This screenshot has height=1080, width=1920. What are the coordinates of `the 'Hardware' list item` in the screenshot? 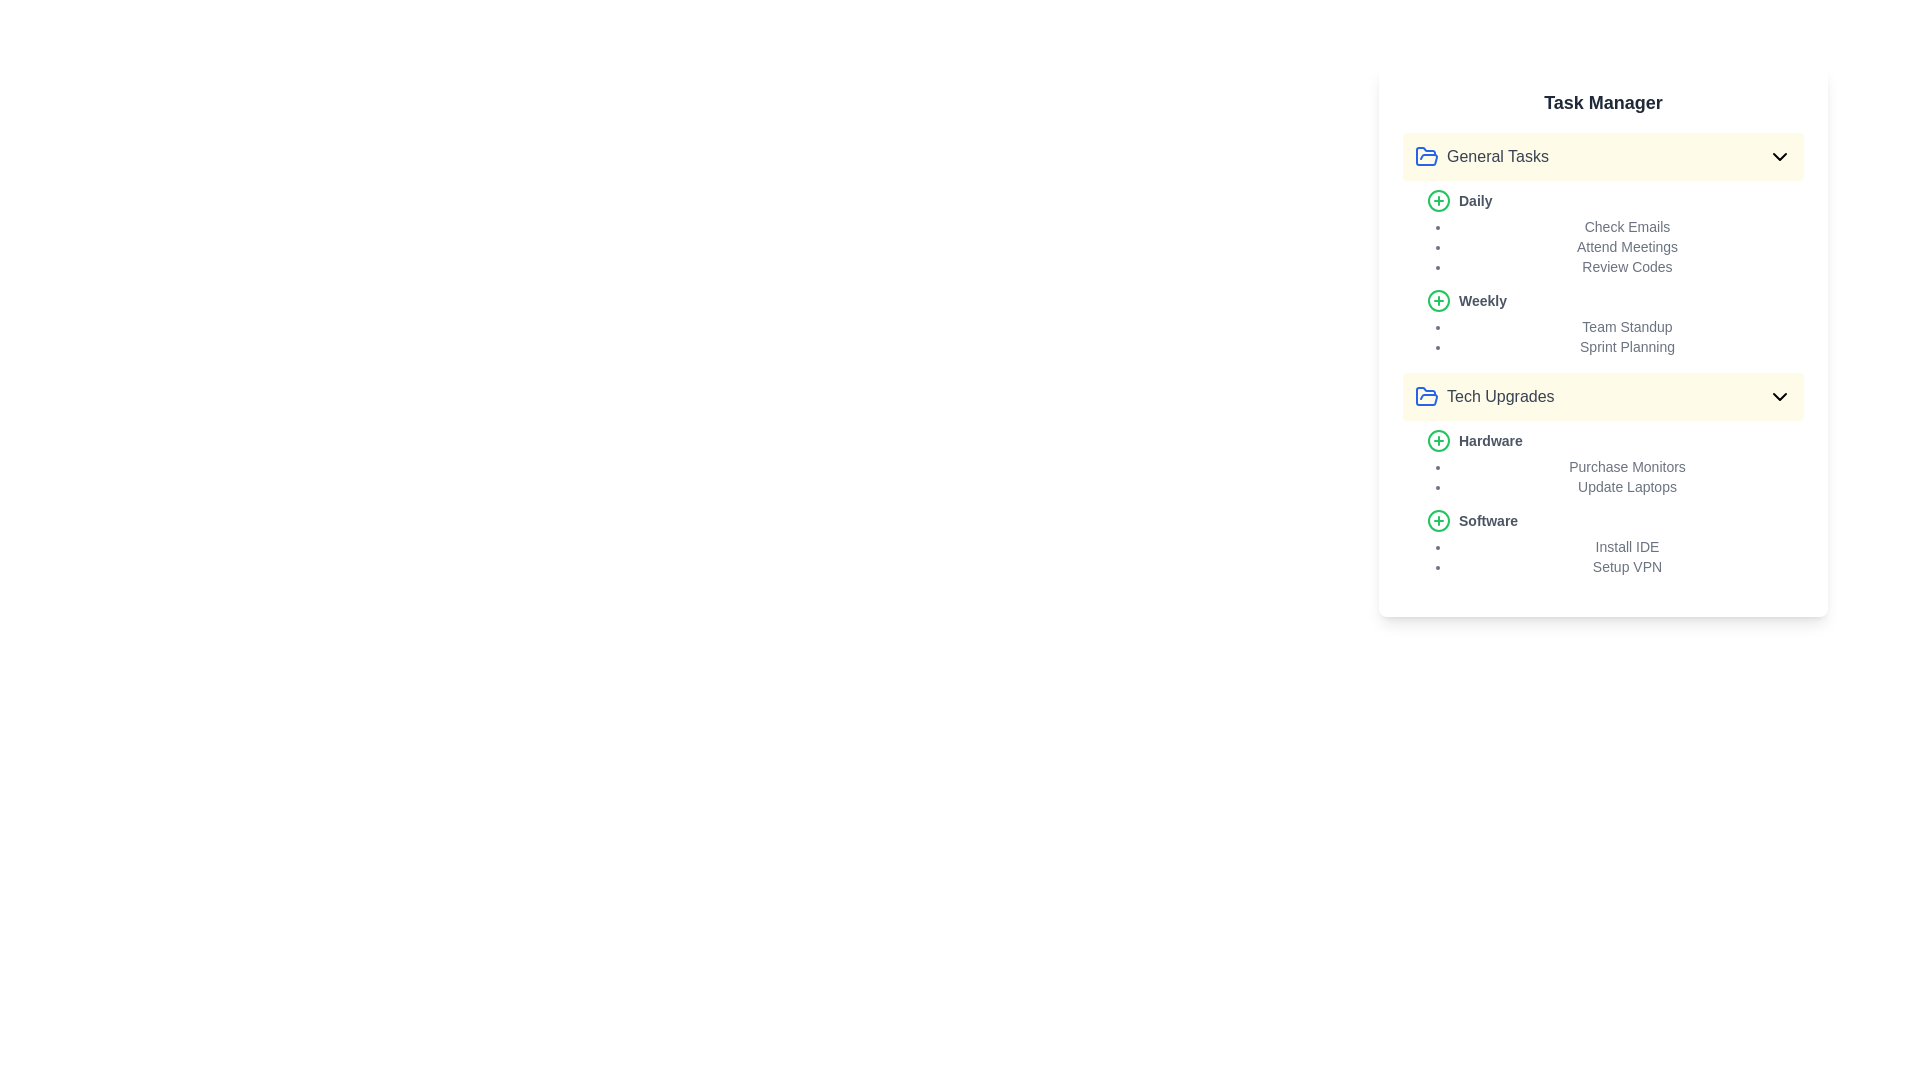 It's located at (1615, 462).